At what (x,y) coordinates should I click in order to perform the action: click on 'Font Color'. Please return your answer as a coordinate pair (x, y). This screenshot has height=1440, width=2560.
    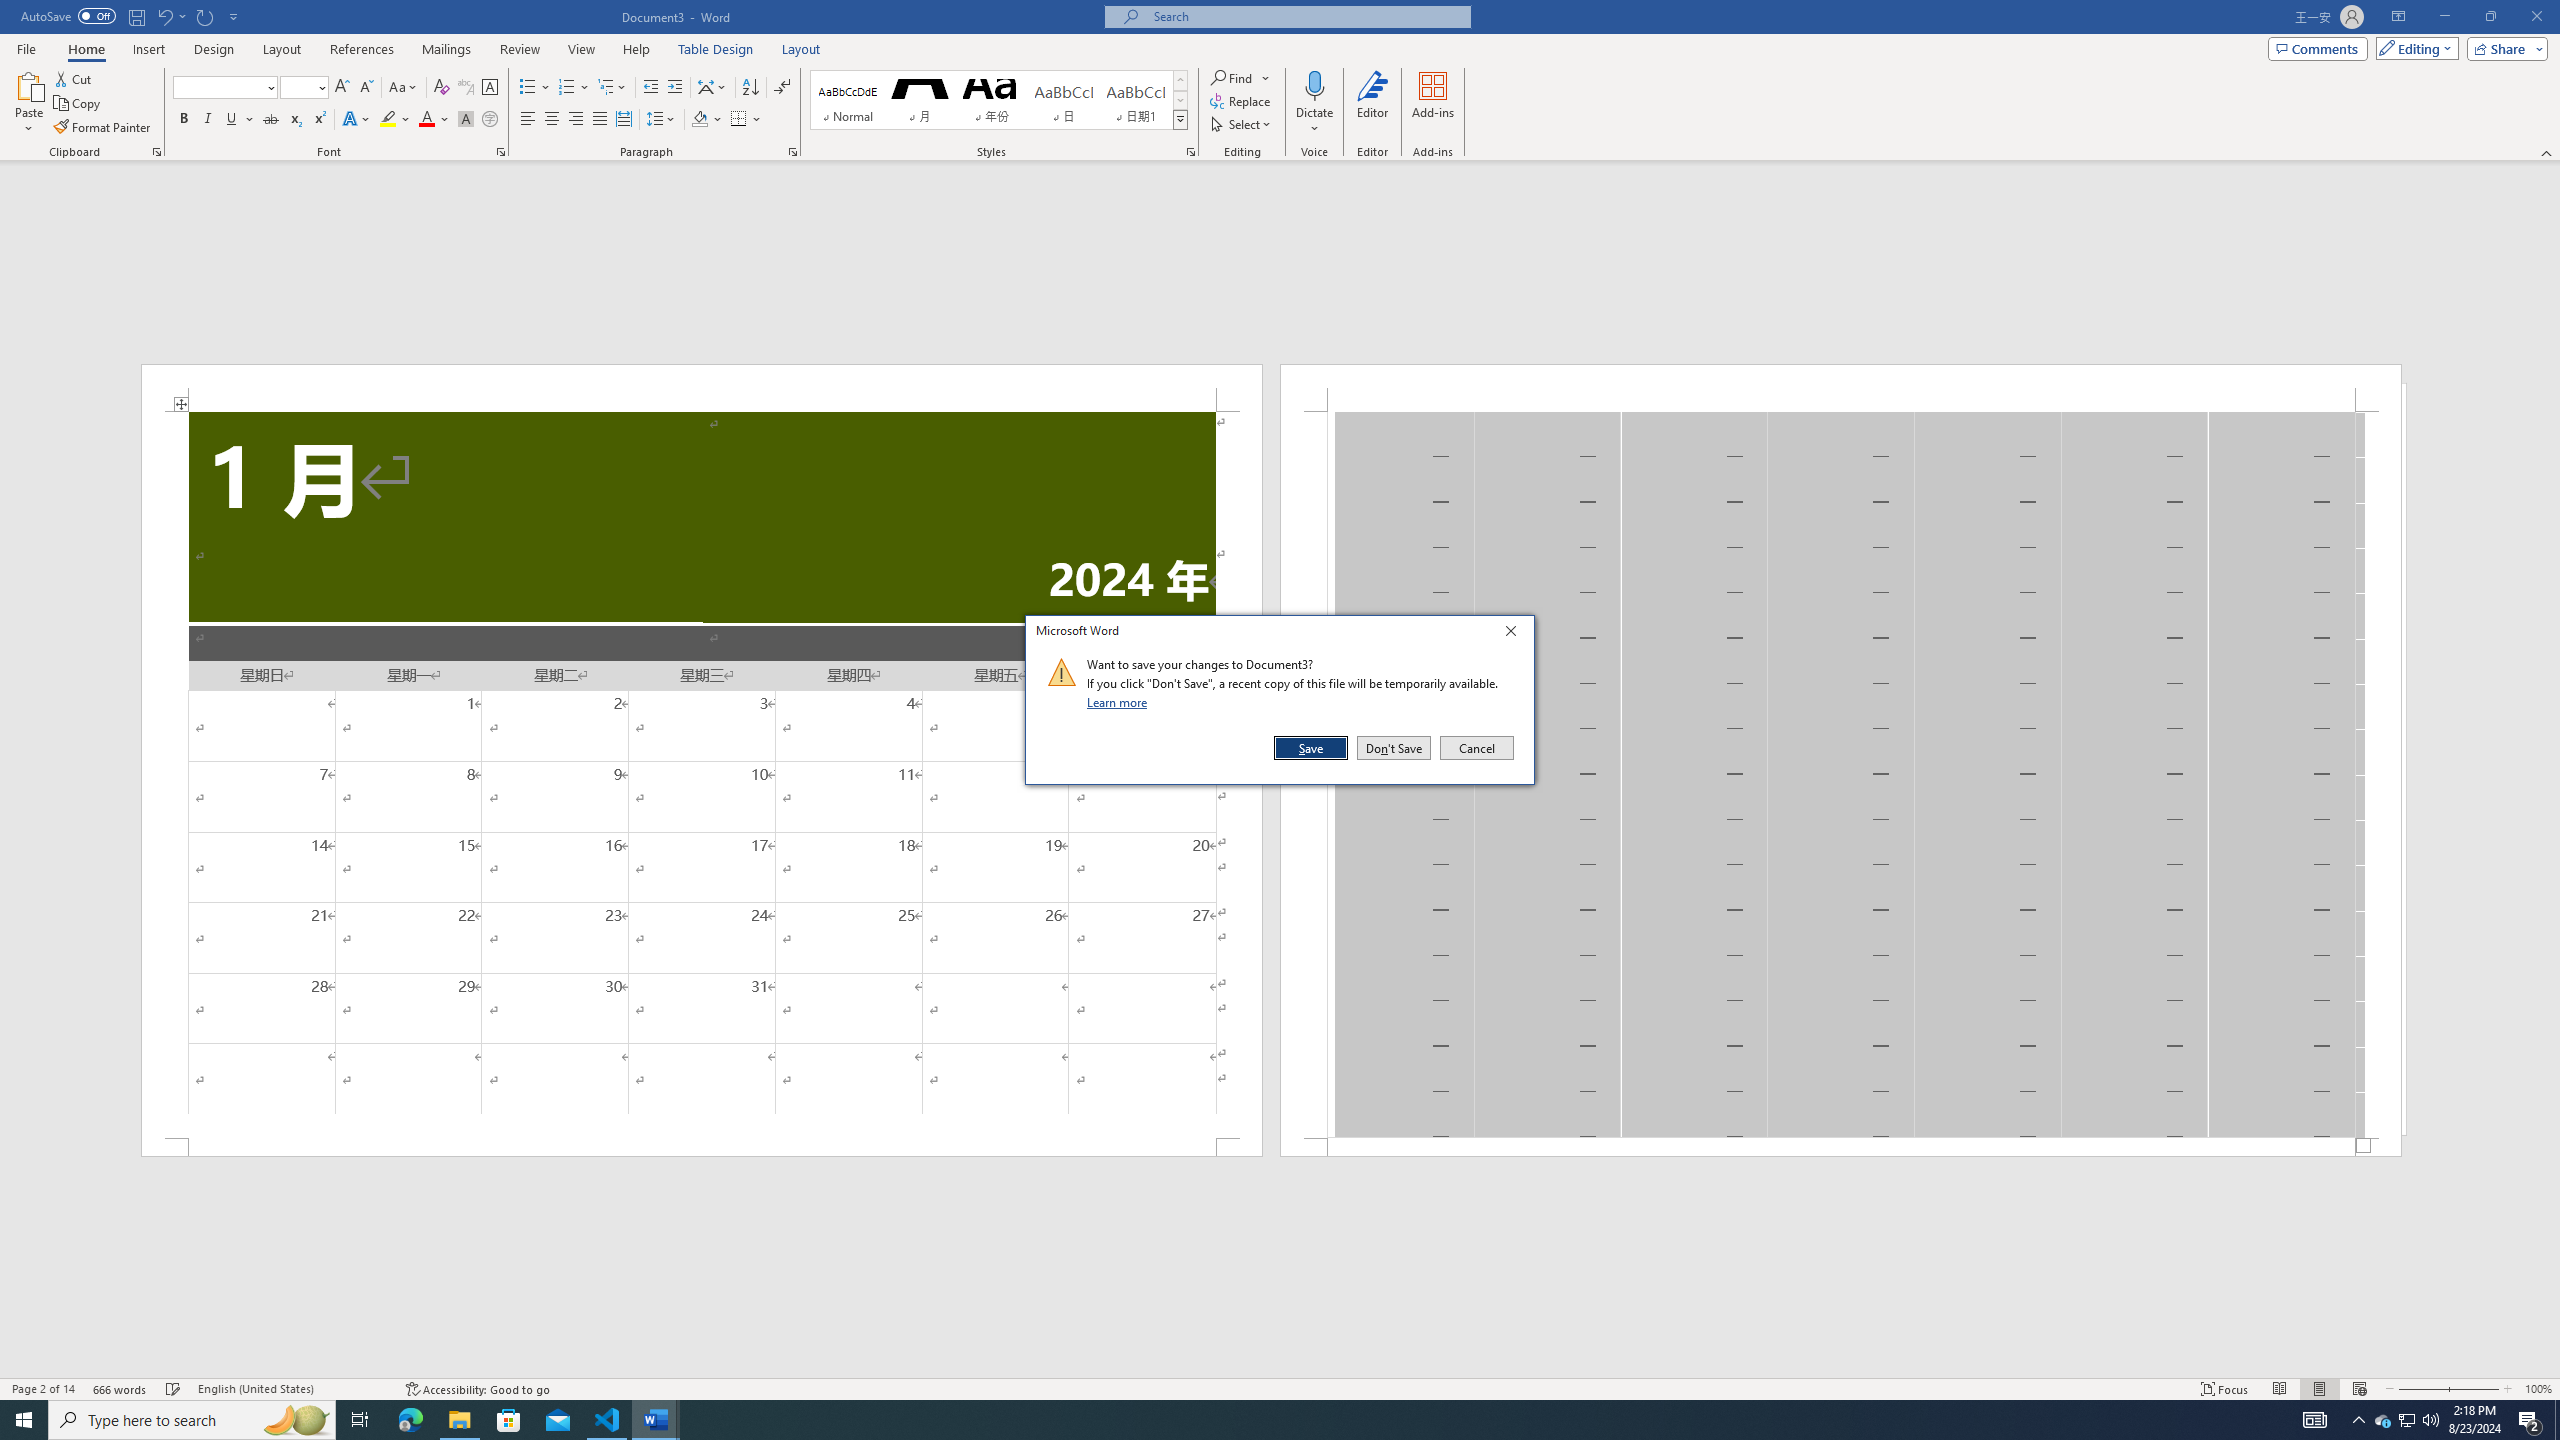
    Looking at the image, I should click on (432, 118).